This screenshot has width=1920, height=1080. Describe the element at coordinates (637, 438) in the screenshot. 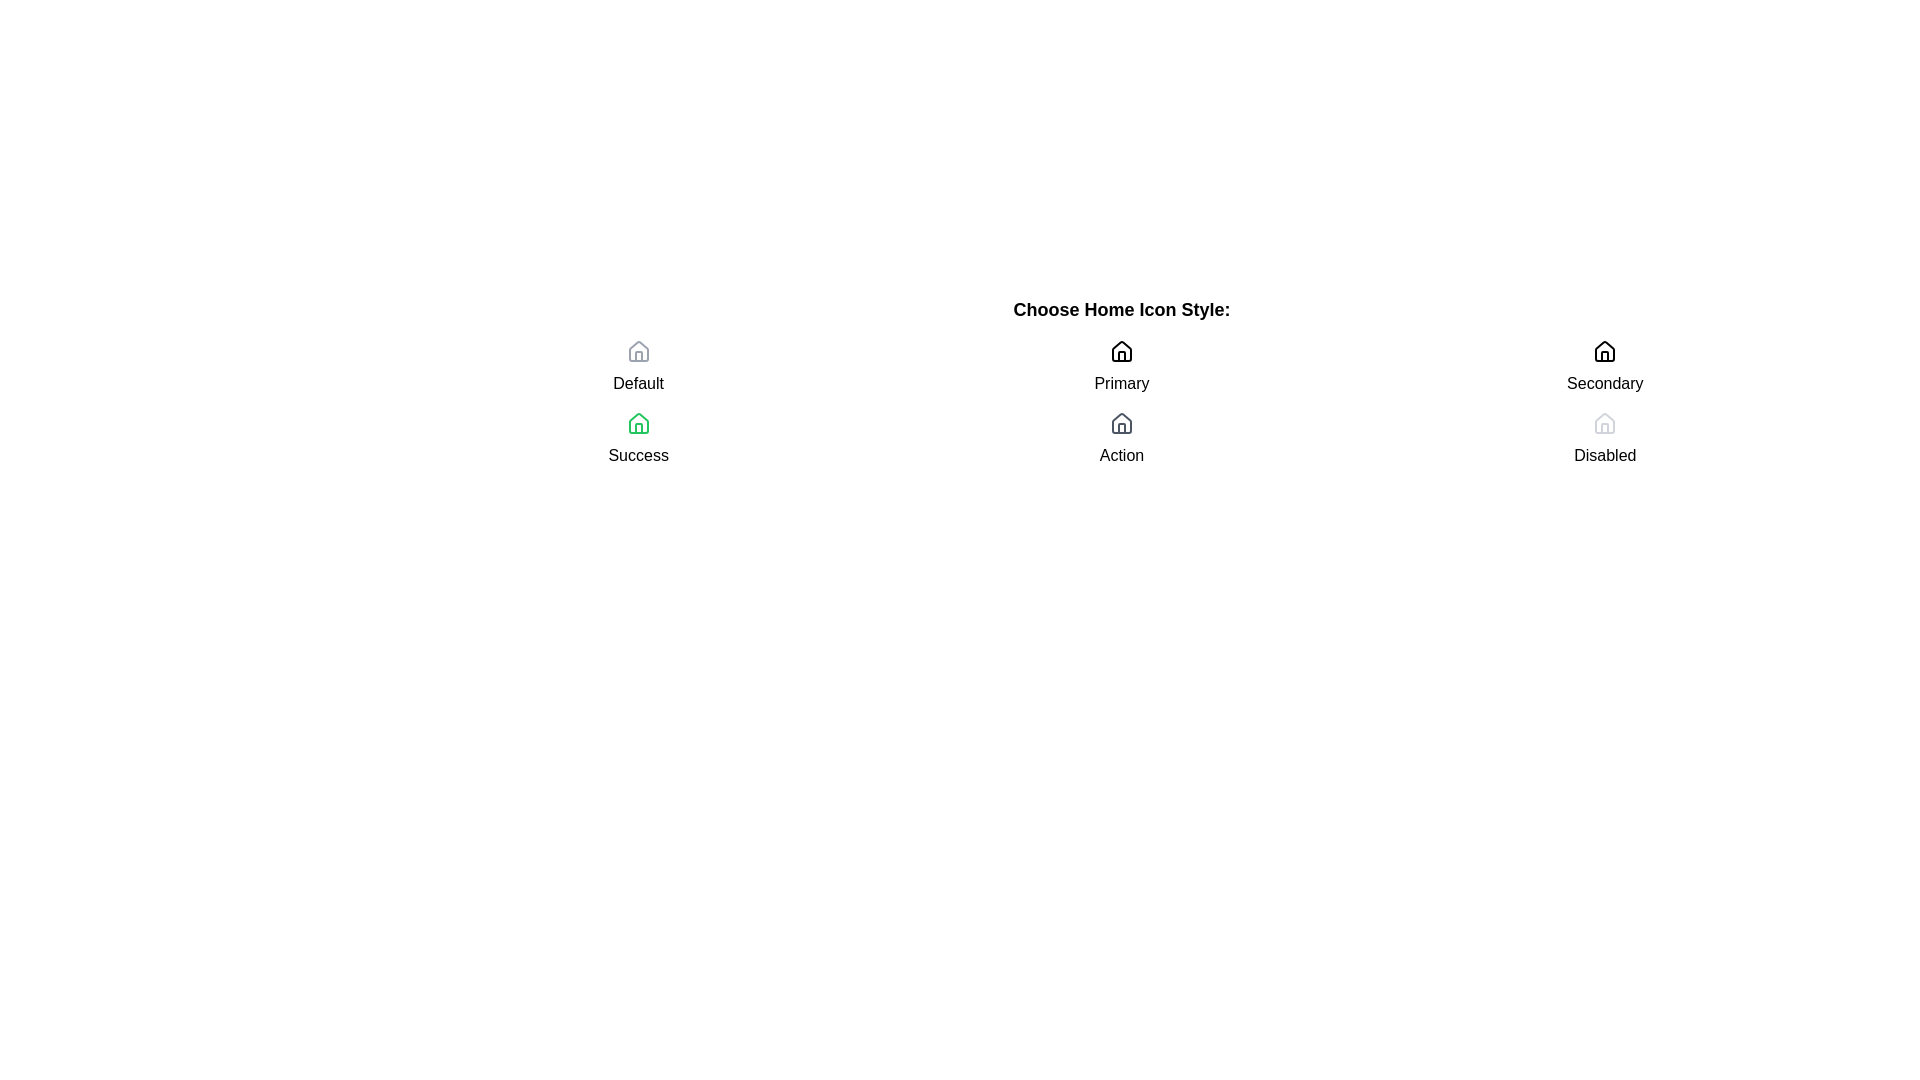

I see `the Icon with Text Label located in the second row of the grid, beneath 'Default' and to the left of 'Primary'` at that location.